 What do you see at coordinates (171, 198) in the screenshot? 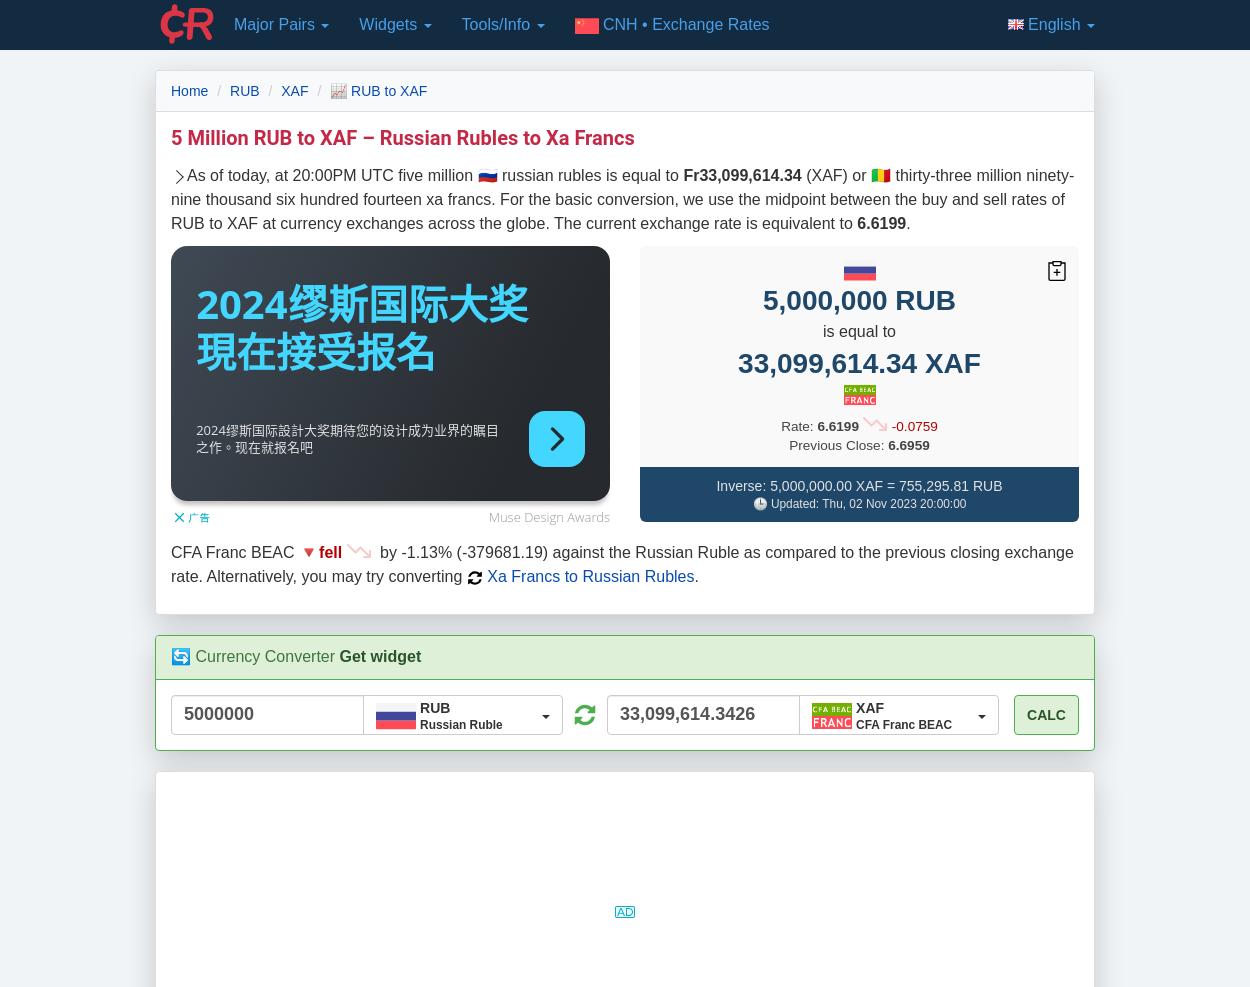
I see `'(XAF) or 🇲🇱 thirty-three million ninety-nine thousand six hundred fourteen xa francs. For the basic conversion, we use the midpoint between the buy and sell rates of RUB to XAF at currency exchanges across the globe. The current exchange rate is equivalent to'` at bounding box center [171, 198].